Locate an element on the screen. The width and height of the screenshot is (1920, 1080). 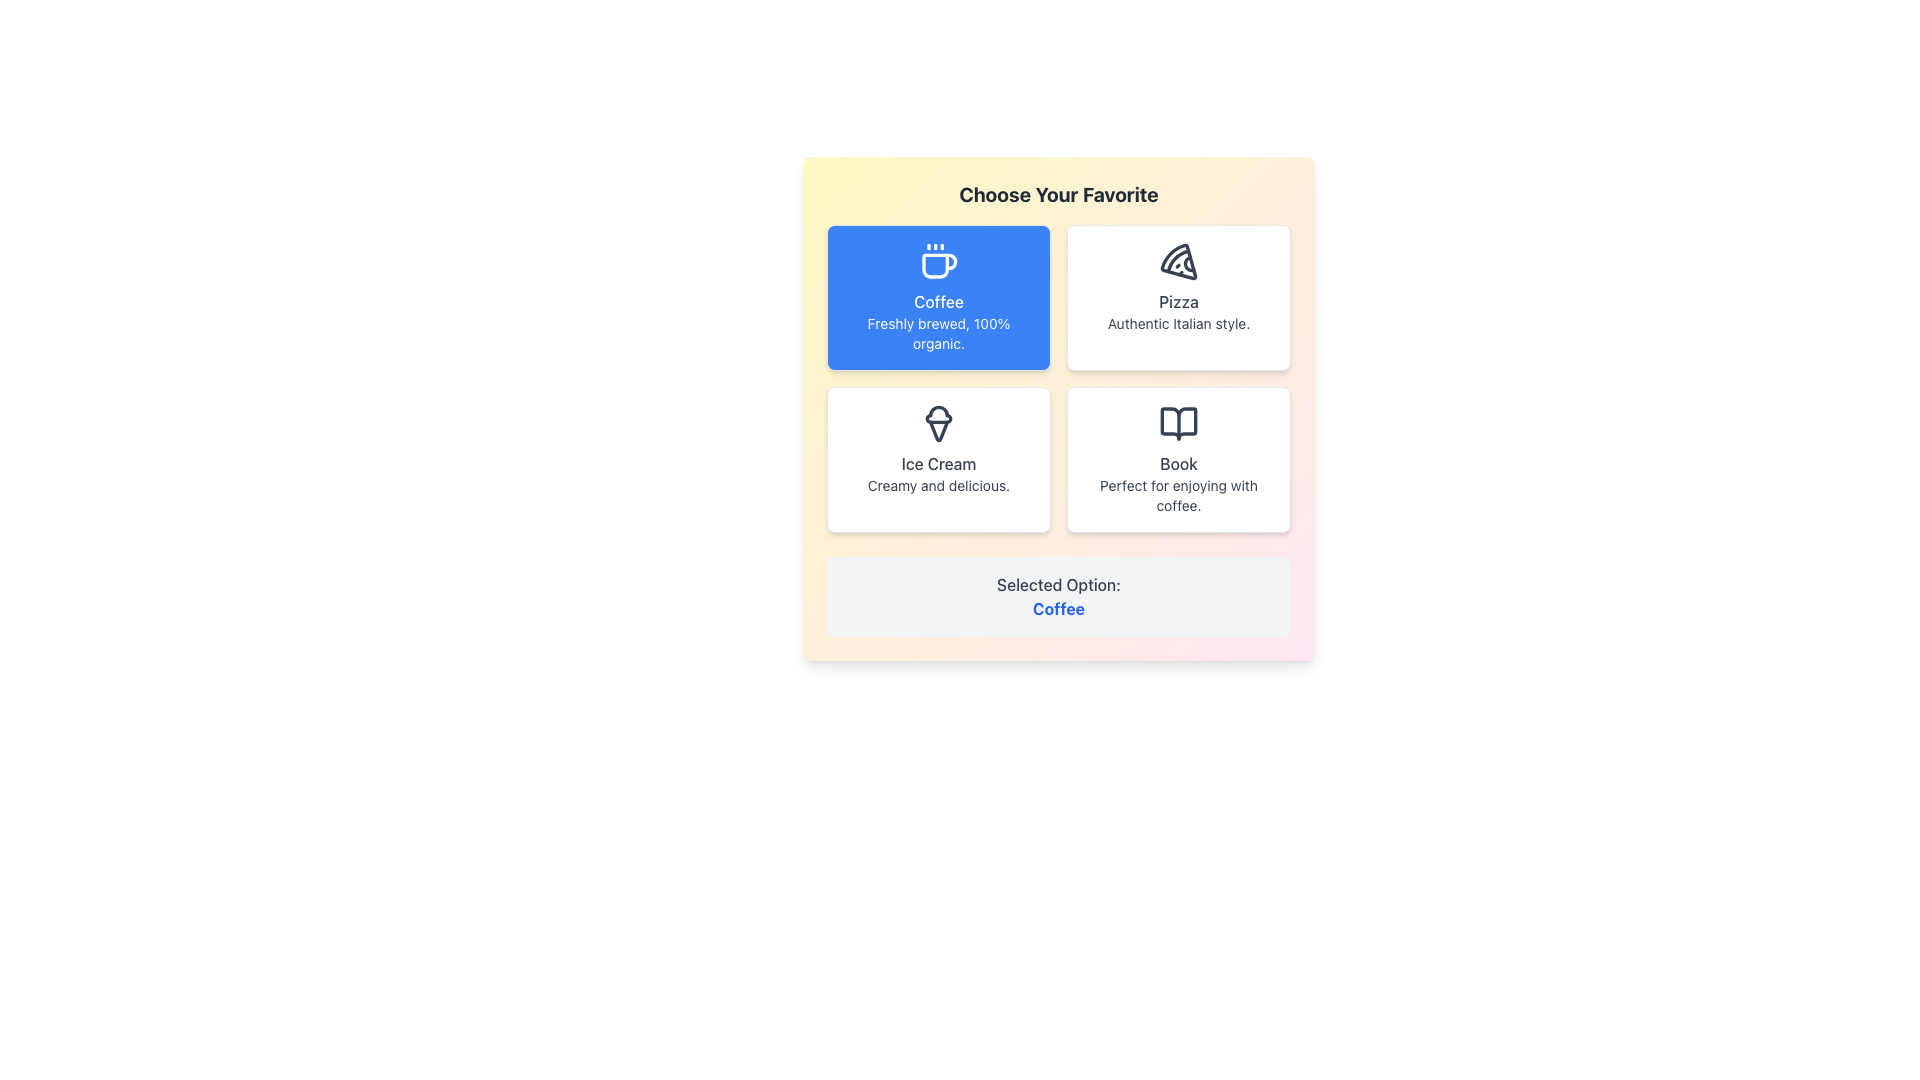
the selectable card representing the 'Coffee' option located in the top-left corner of the grid is located at coordinates (938, 297).